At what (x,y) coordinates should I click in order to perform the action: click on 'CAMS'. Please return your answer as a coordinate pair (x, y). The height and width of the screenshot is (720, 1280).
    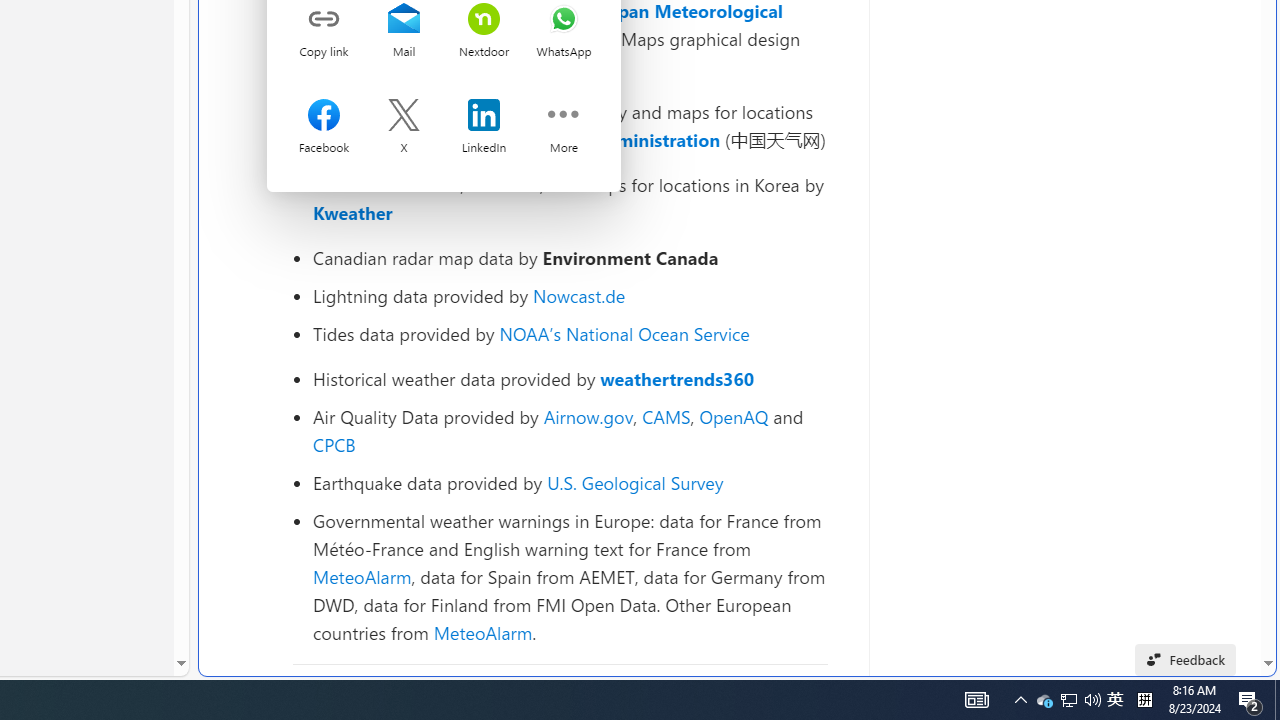
    Looking at the image, I should click on (666, 415).